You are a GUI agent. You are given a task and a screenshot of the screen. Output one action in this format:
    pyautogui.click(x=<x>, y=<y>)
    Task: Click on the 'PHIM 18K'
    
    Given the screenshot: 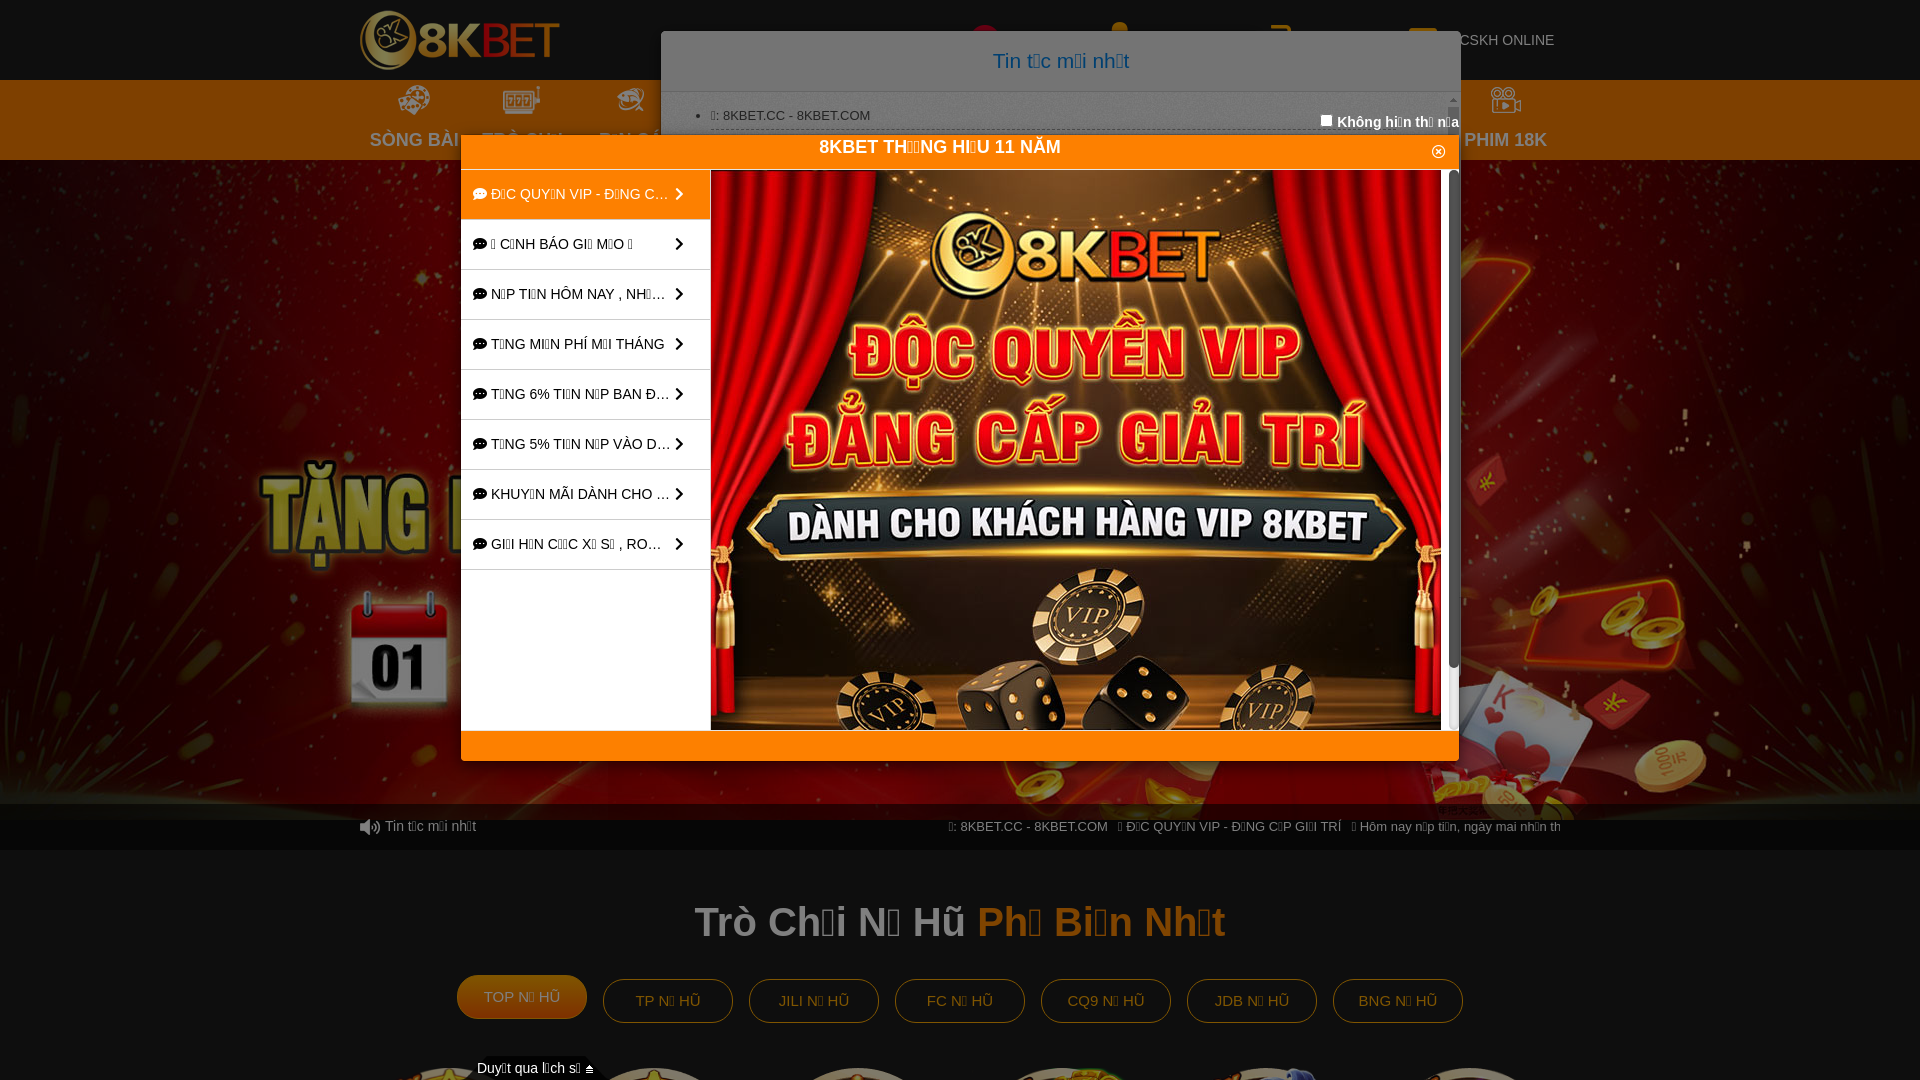 What is the action you would take?
    pyautogui.click(x=1506, y=119)
    